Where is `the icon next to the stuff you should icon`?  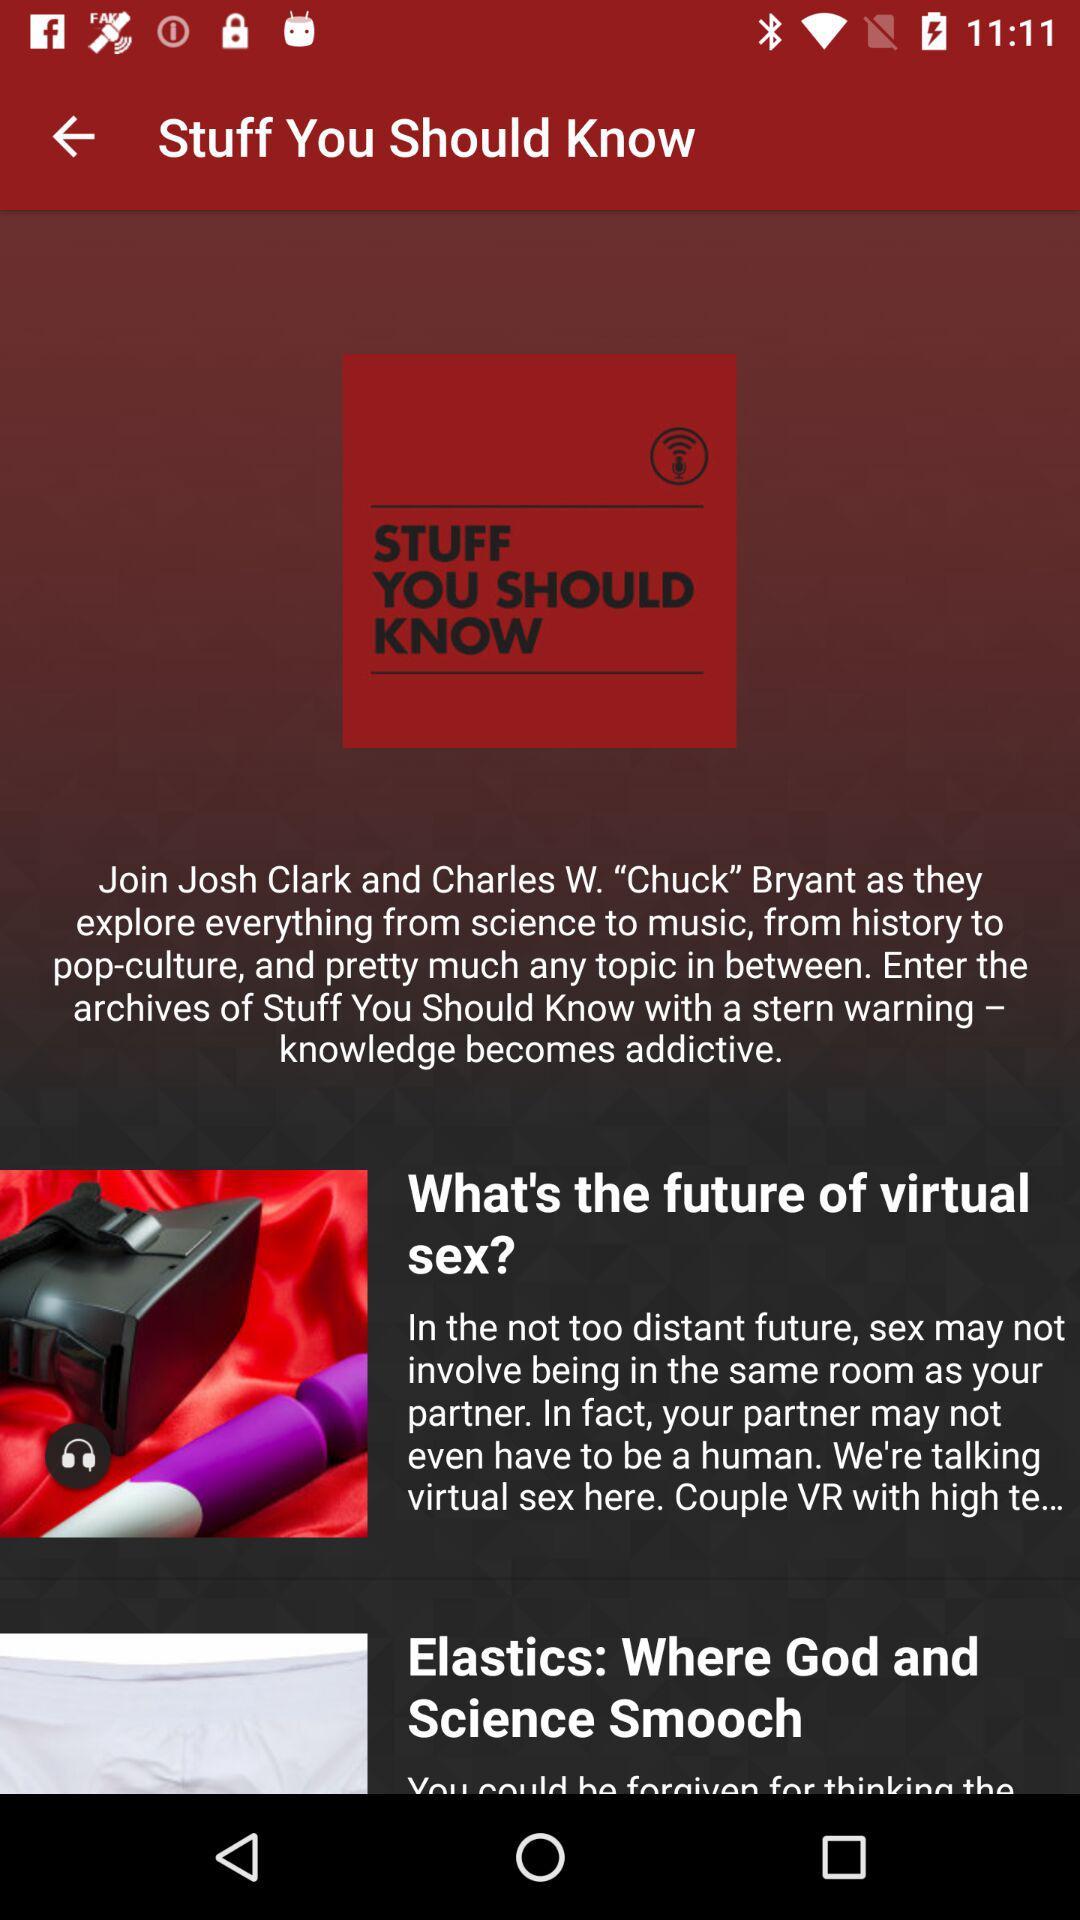
the icon next to the stuff you should icon is located at coordinates (72, 135).